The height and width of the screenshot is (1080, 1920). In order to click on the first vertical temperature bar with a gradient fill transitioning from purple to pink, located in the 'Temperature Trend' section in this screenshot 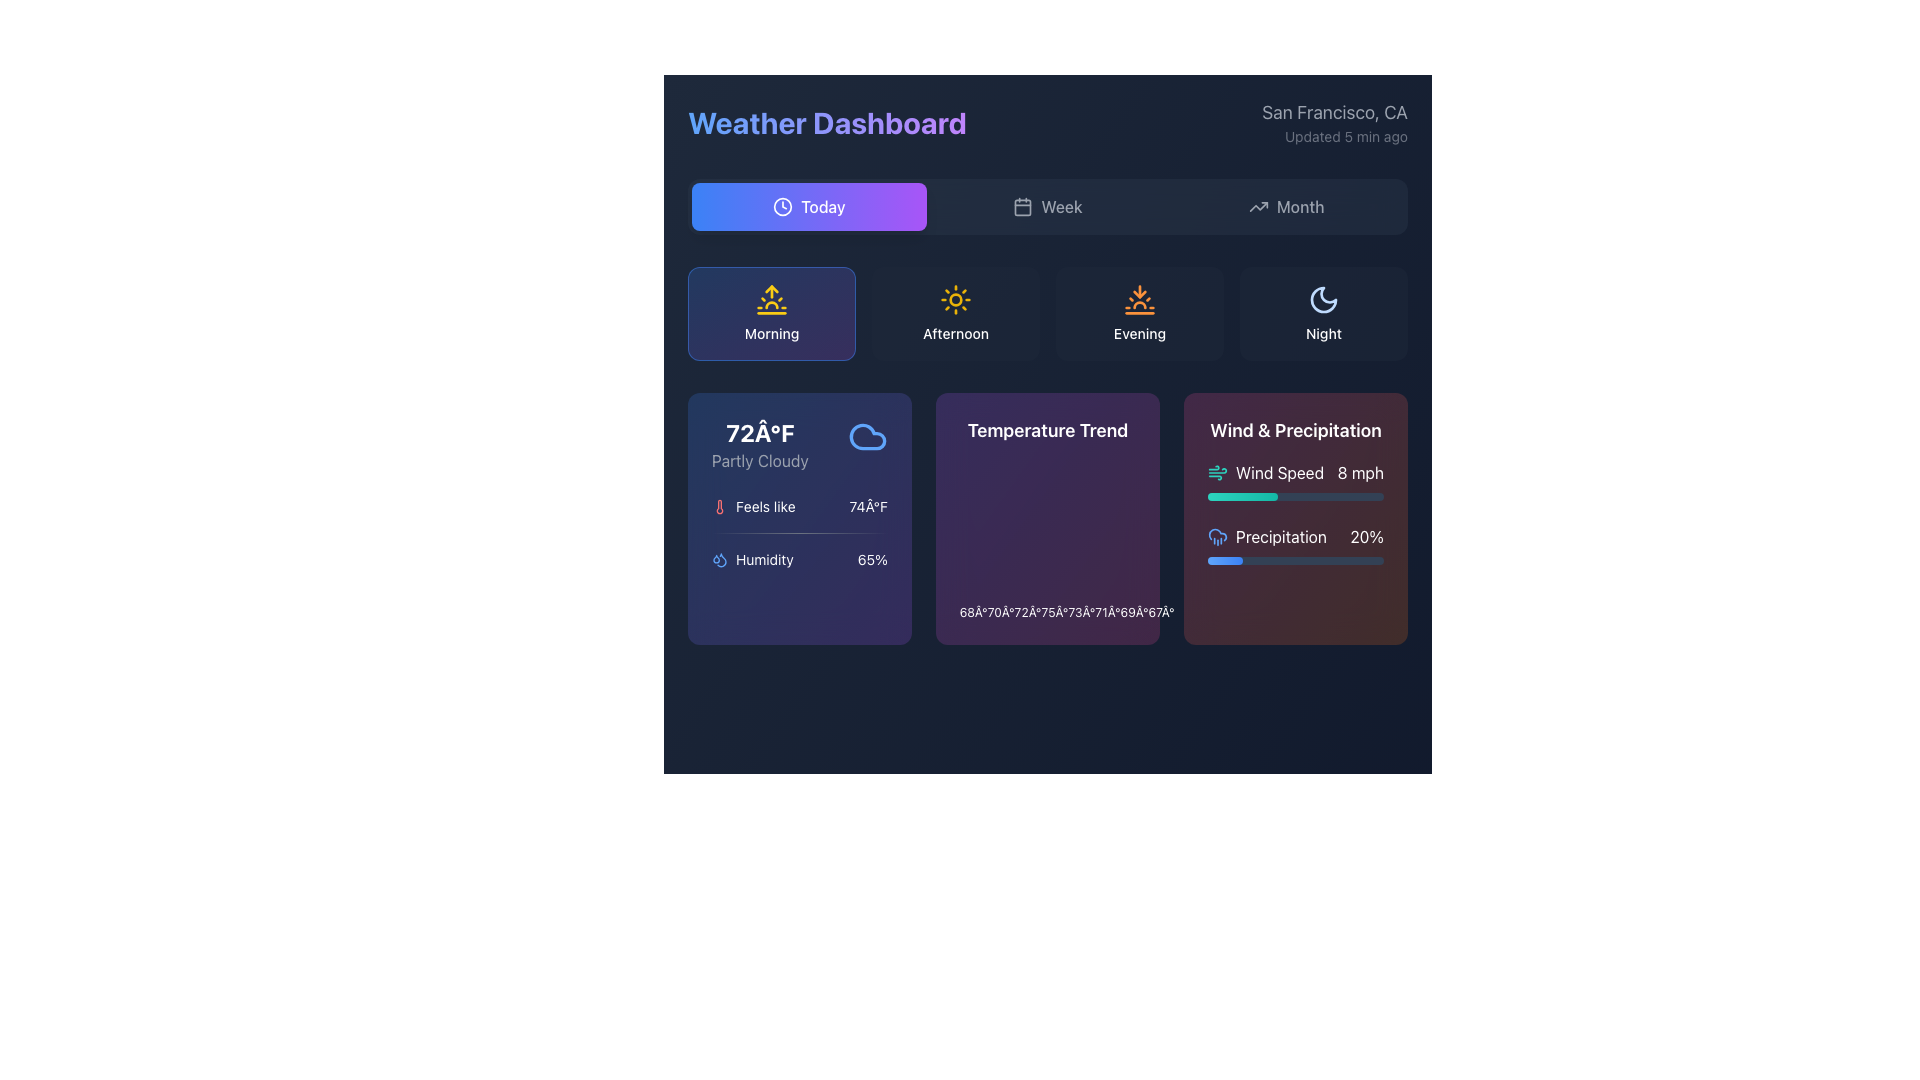, I will do `click(974, 608)`.